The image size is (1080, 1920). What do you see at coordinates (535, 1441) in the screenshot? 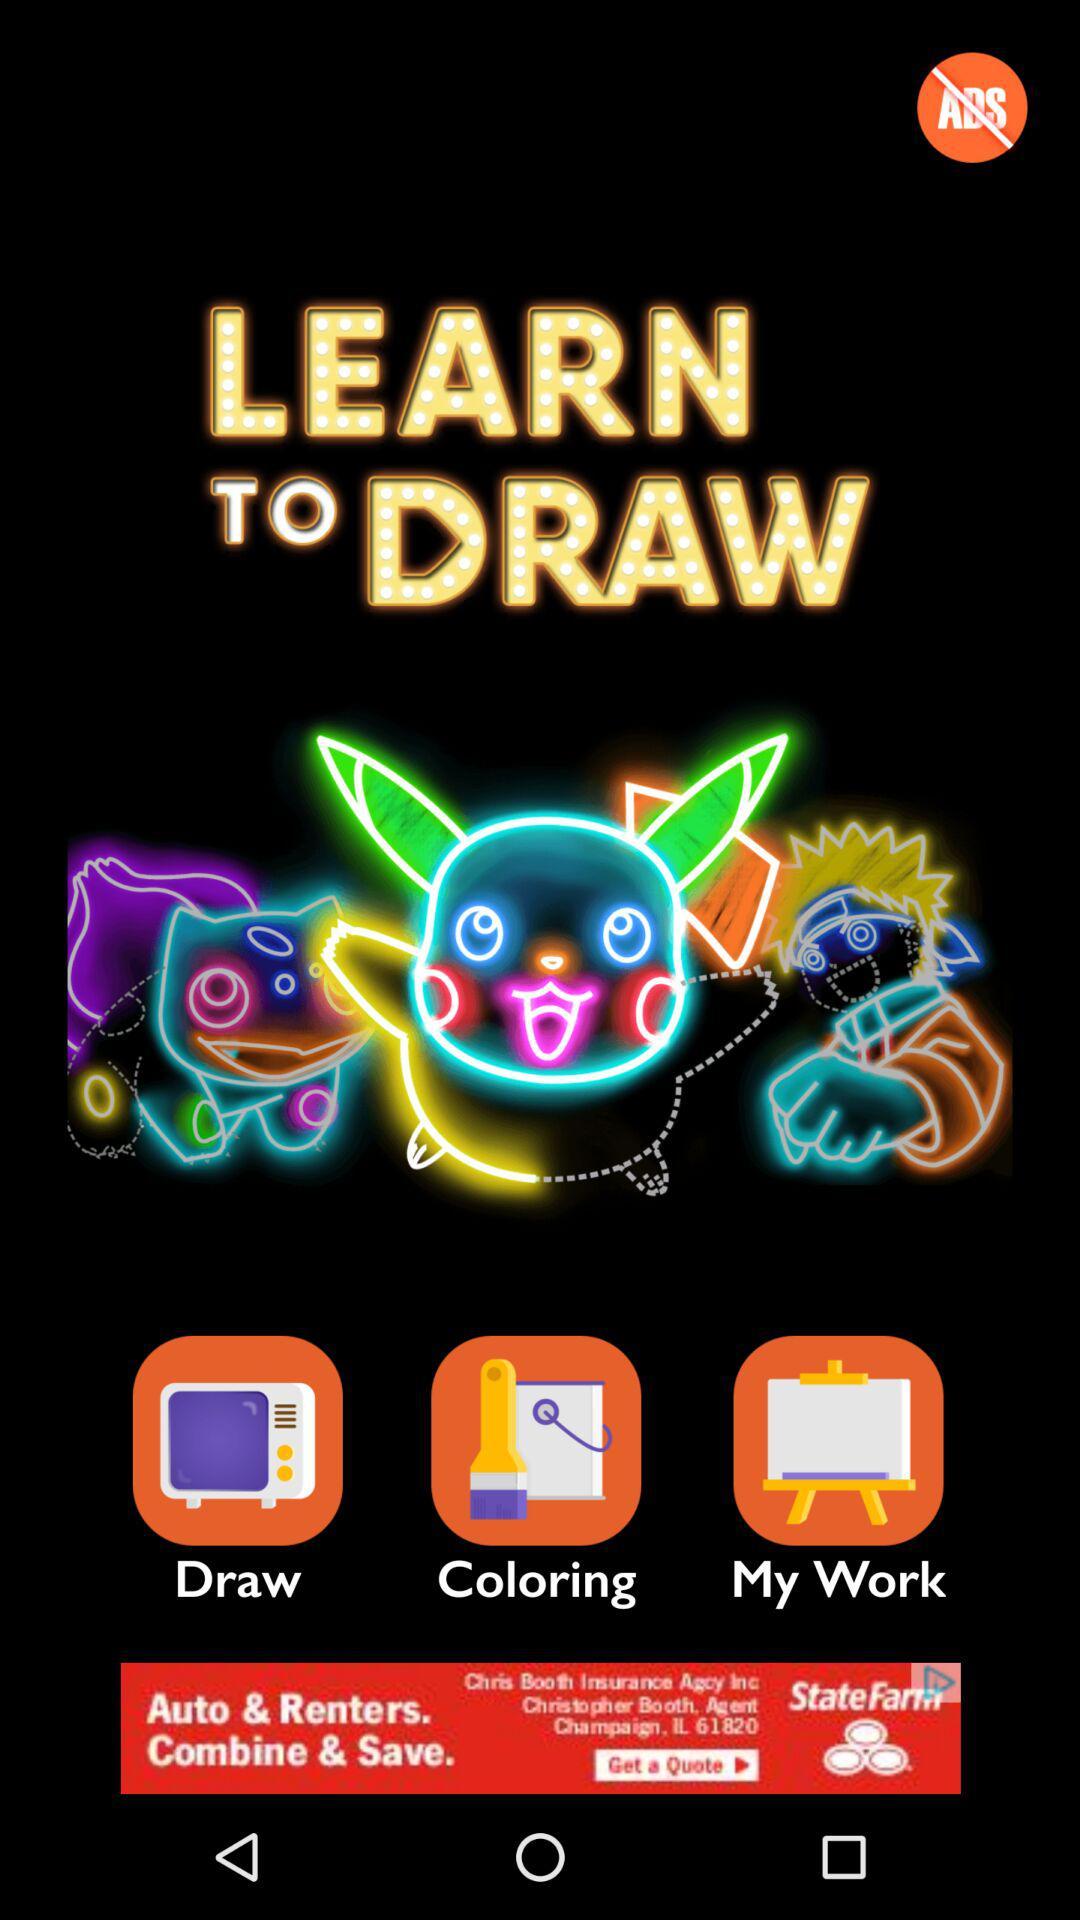
I see `icon next to the my work` at bounding box center [535, 1441].